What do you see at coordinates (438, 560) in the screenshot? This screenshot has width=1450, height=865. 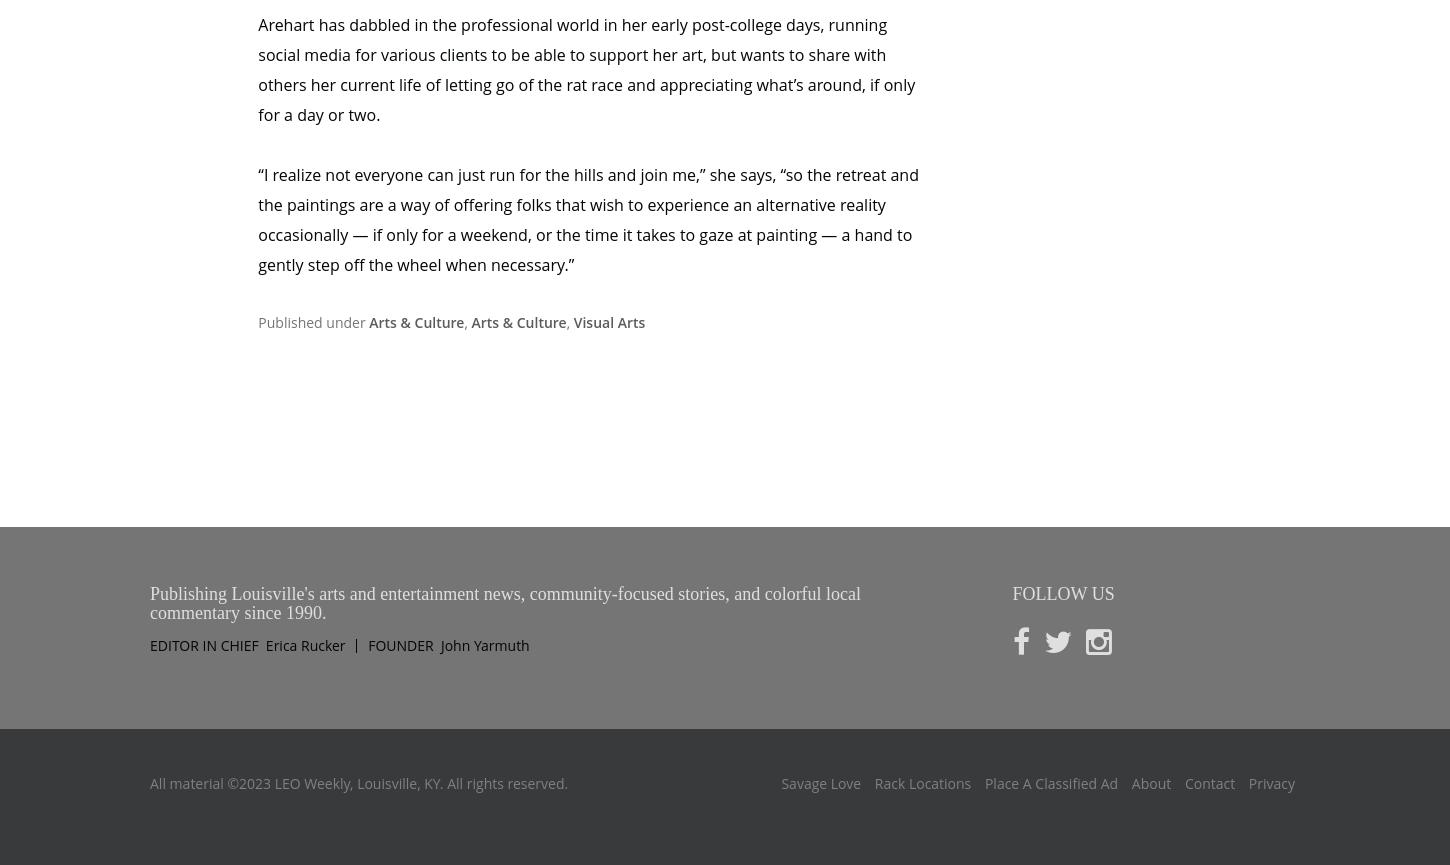 I see `'John Yarmuth'` at bounding box center [438, 560].